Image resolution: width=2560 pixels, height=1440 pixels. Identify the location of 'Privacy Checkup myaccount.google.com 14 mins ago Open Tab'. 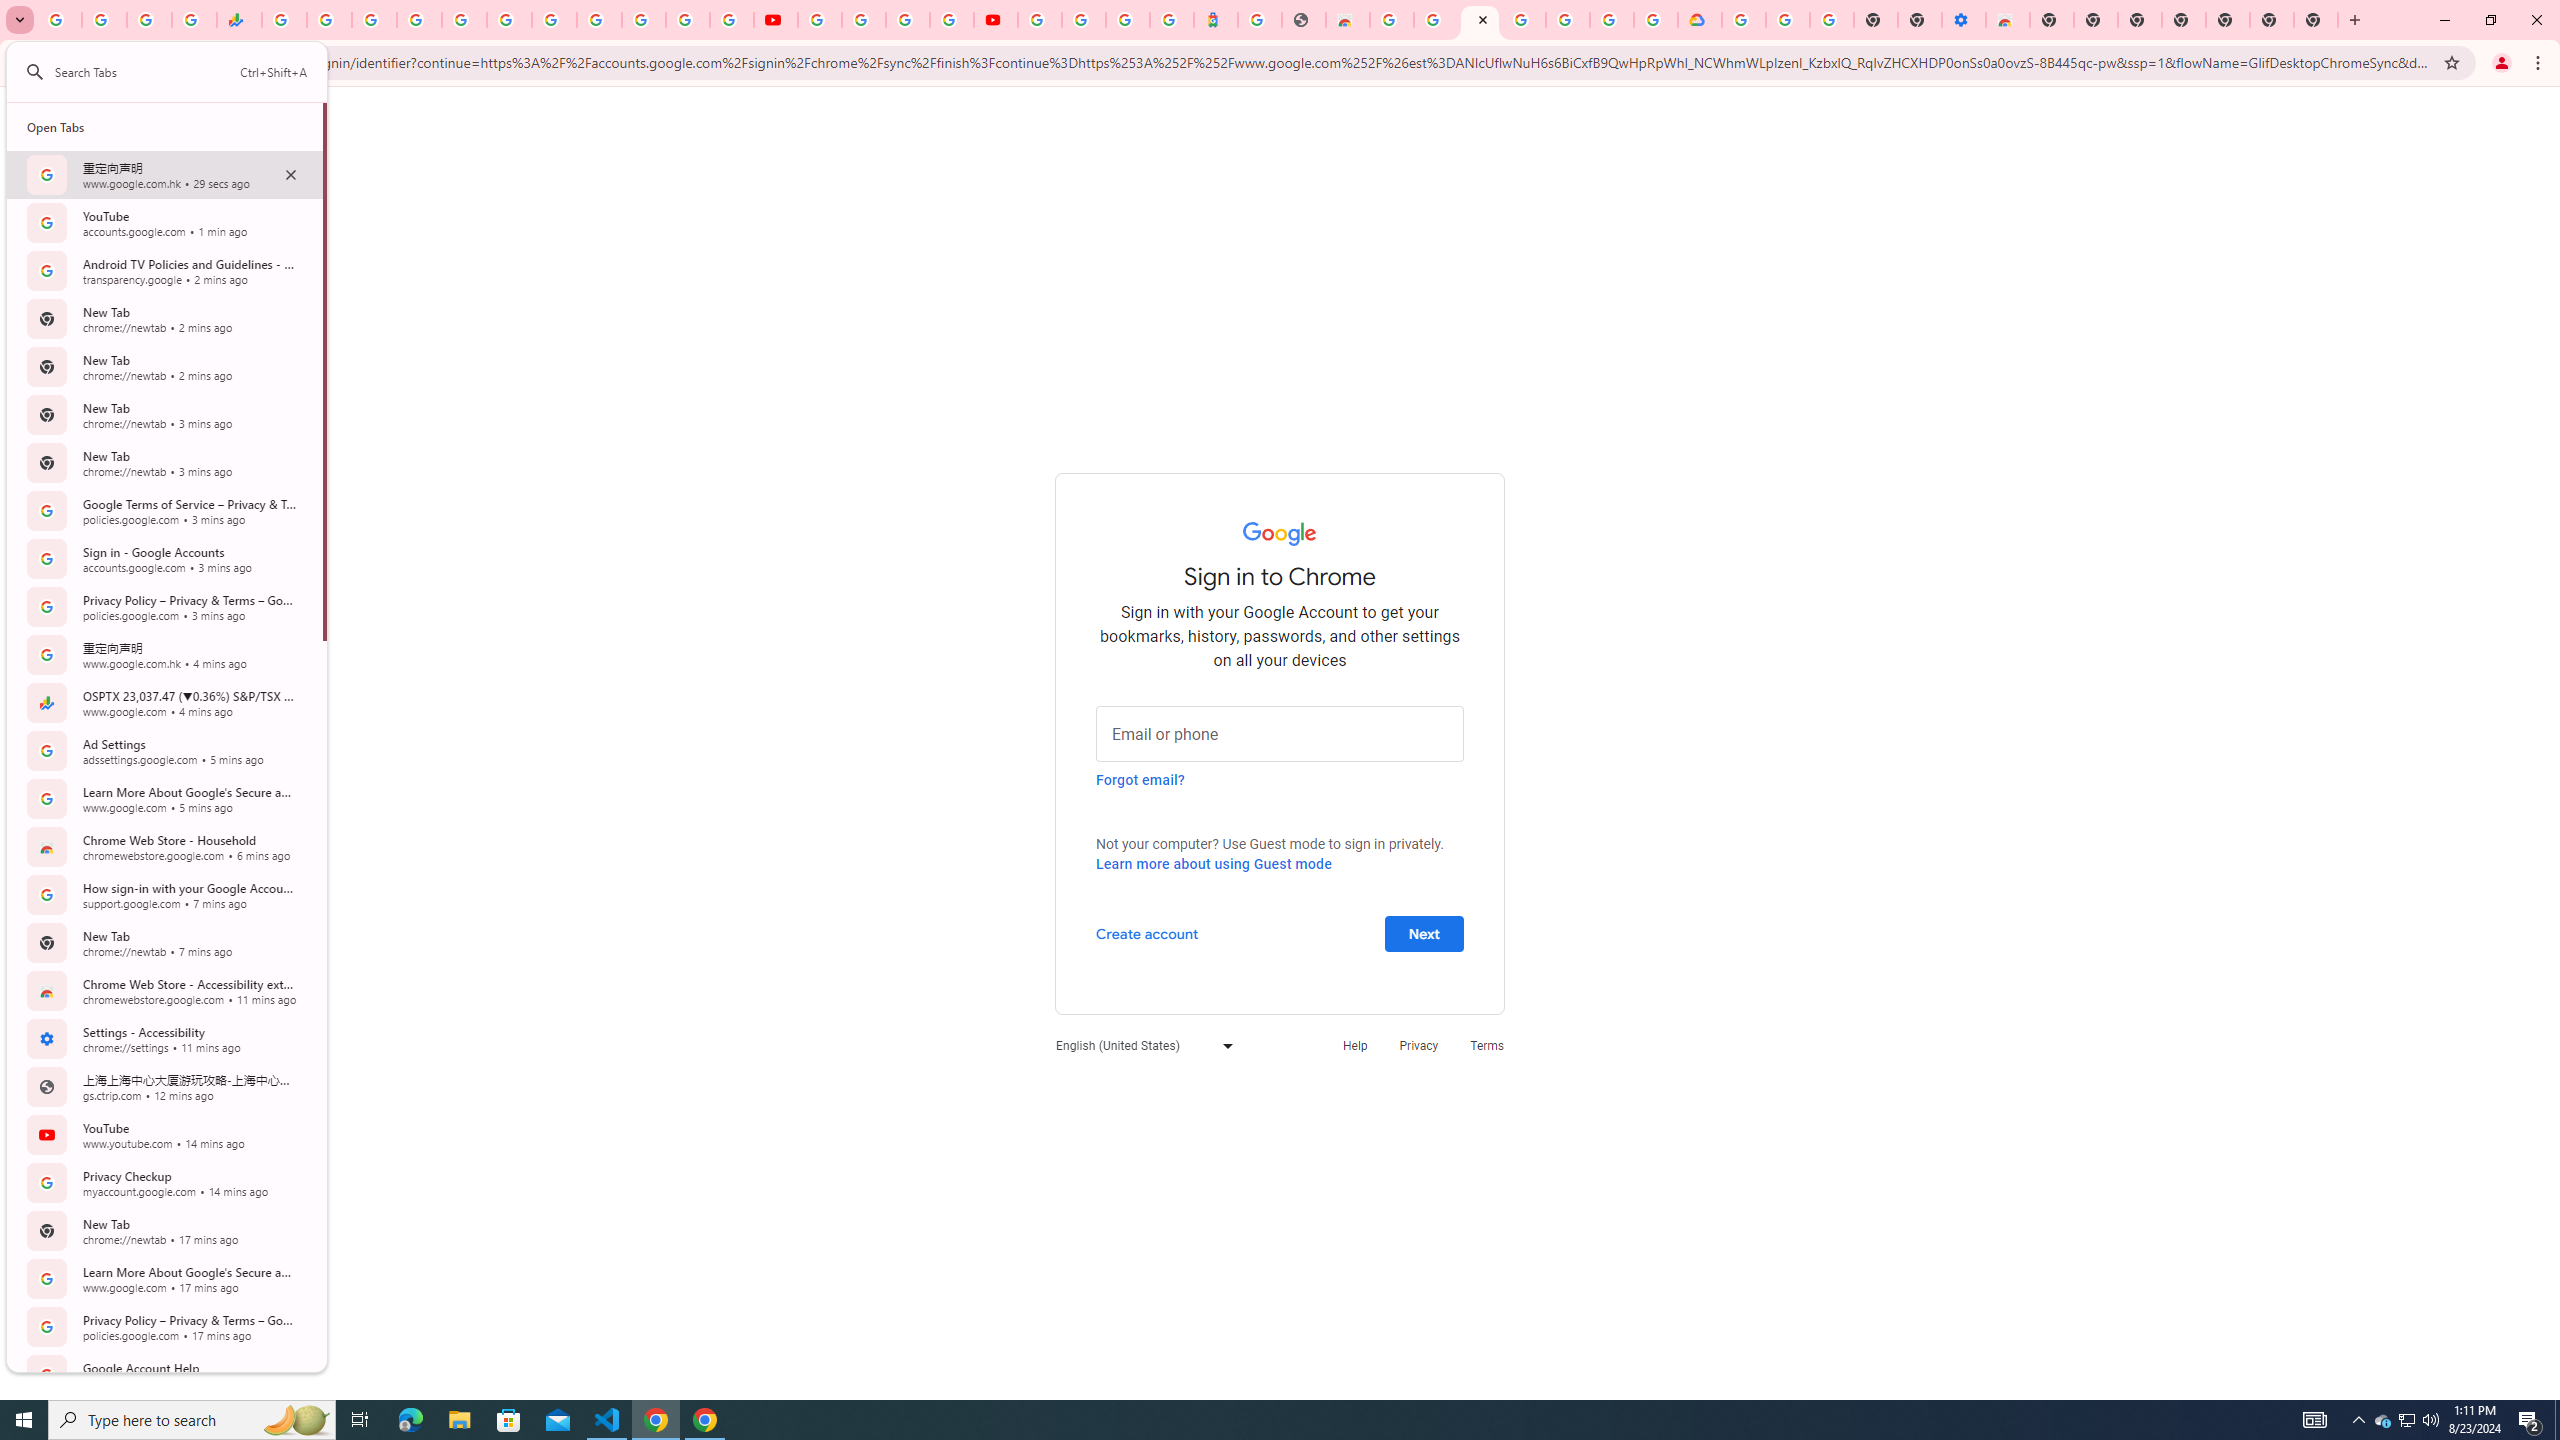
(164, 1182).